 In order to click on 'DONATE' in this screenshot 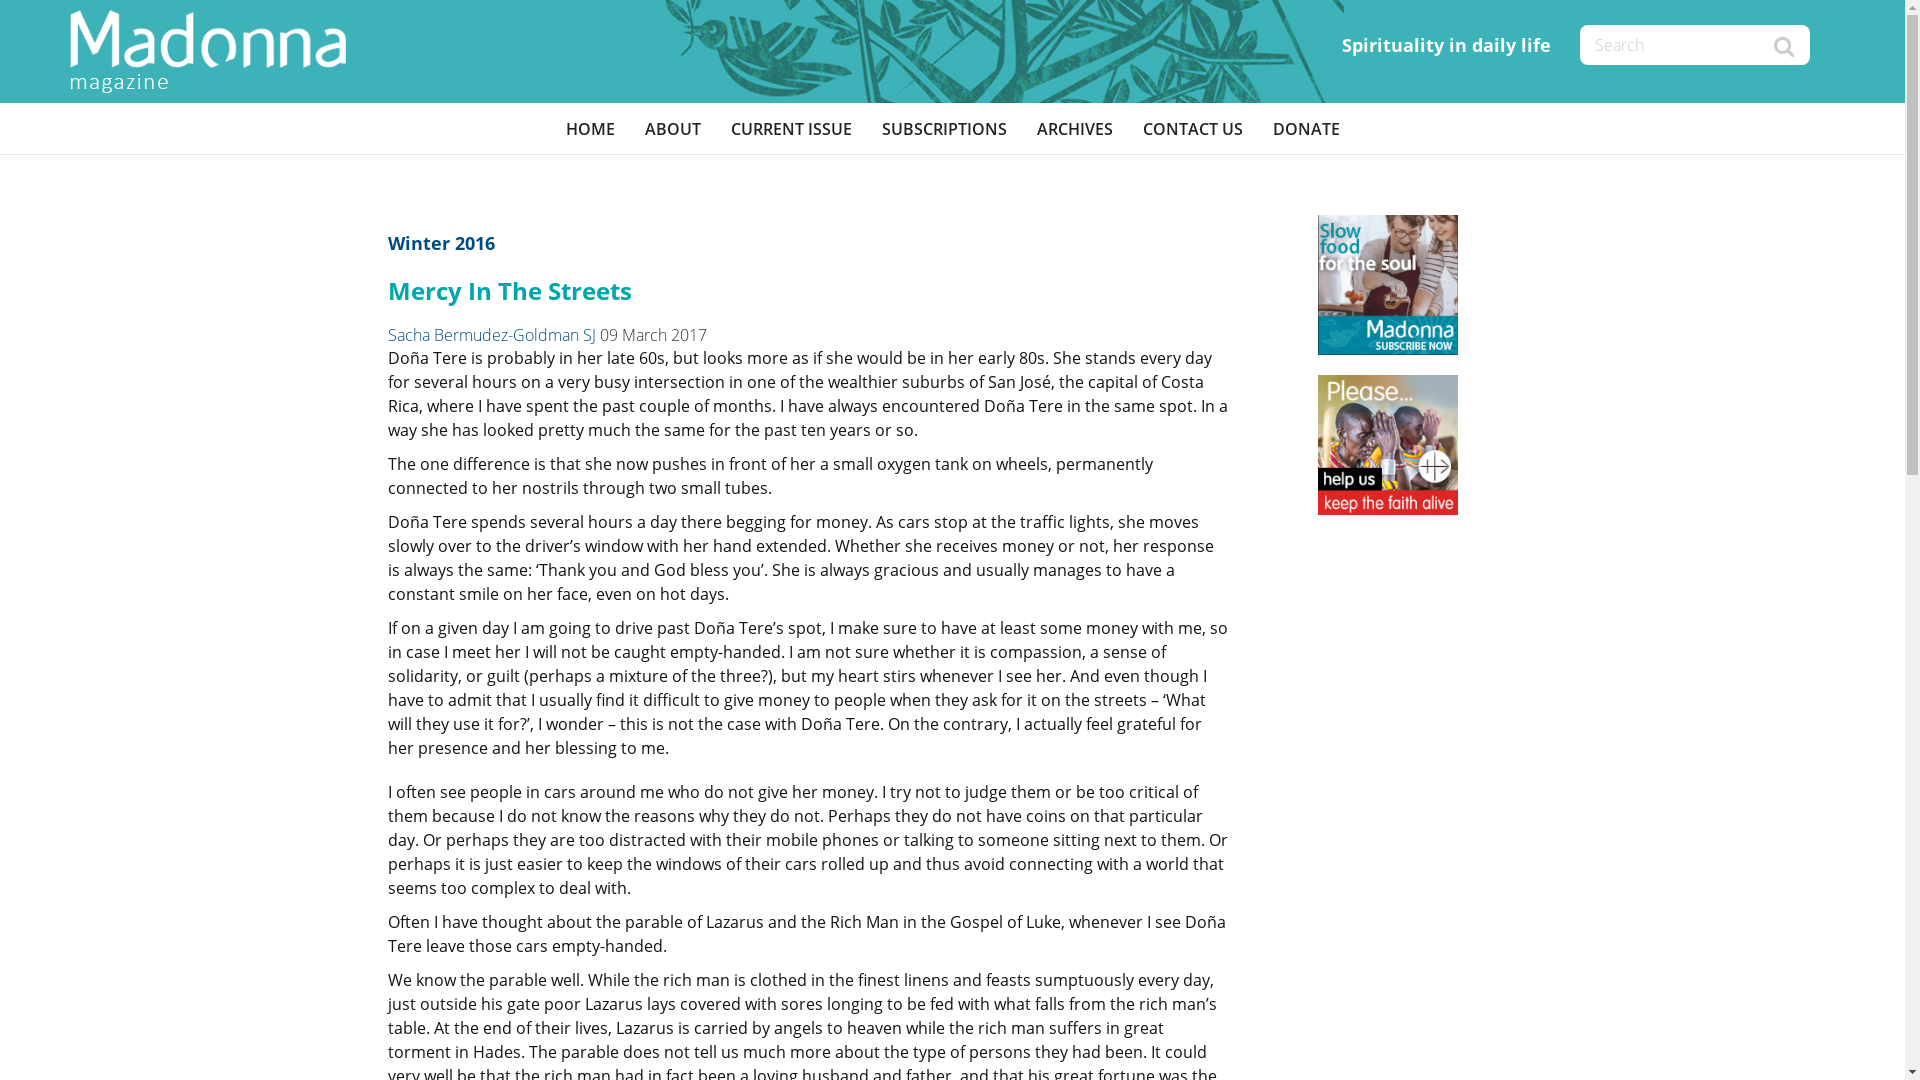, I will do `click(1306, 128)`.